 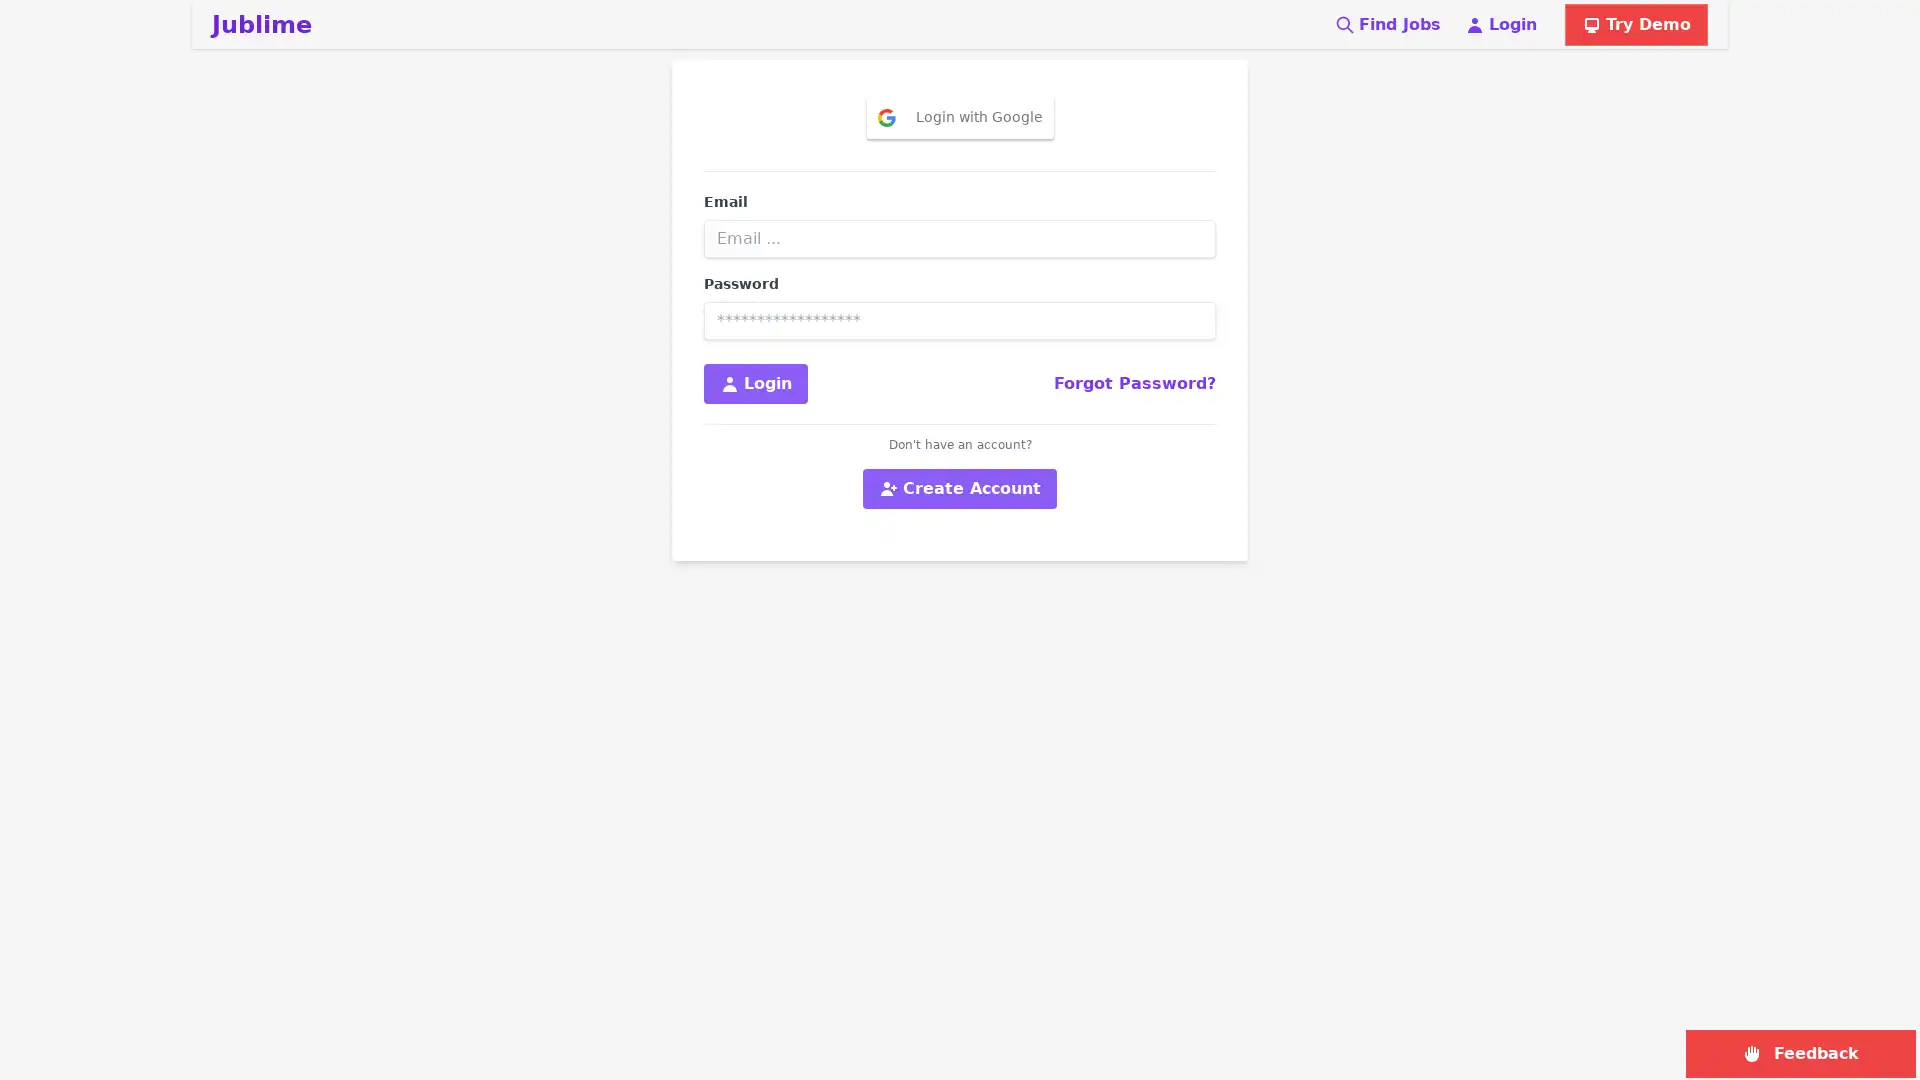 What do you see at coordinates (754, 384) in the screenshot?
I see `Login` at bounding box center [754, 384].